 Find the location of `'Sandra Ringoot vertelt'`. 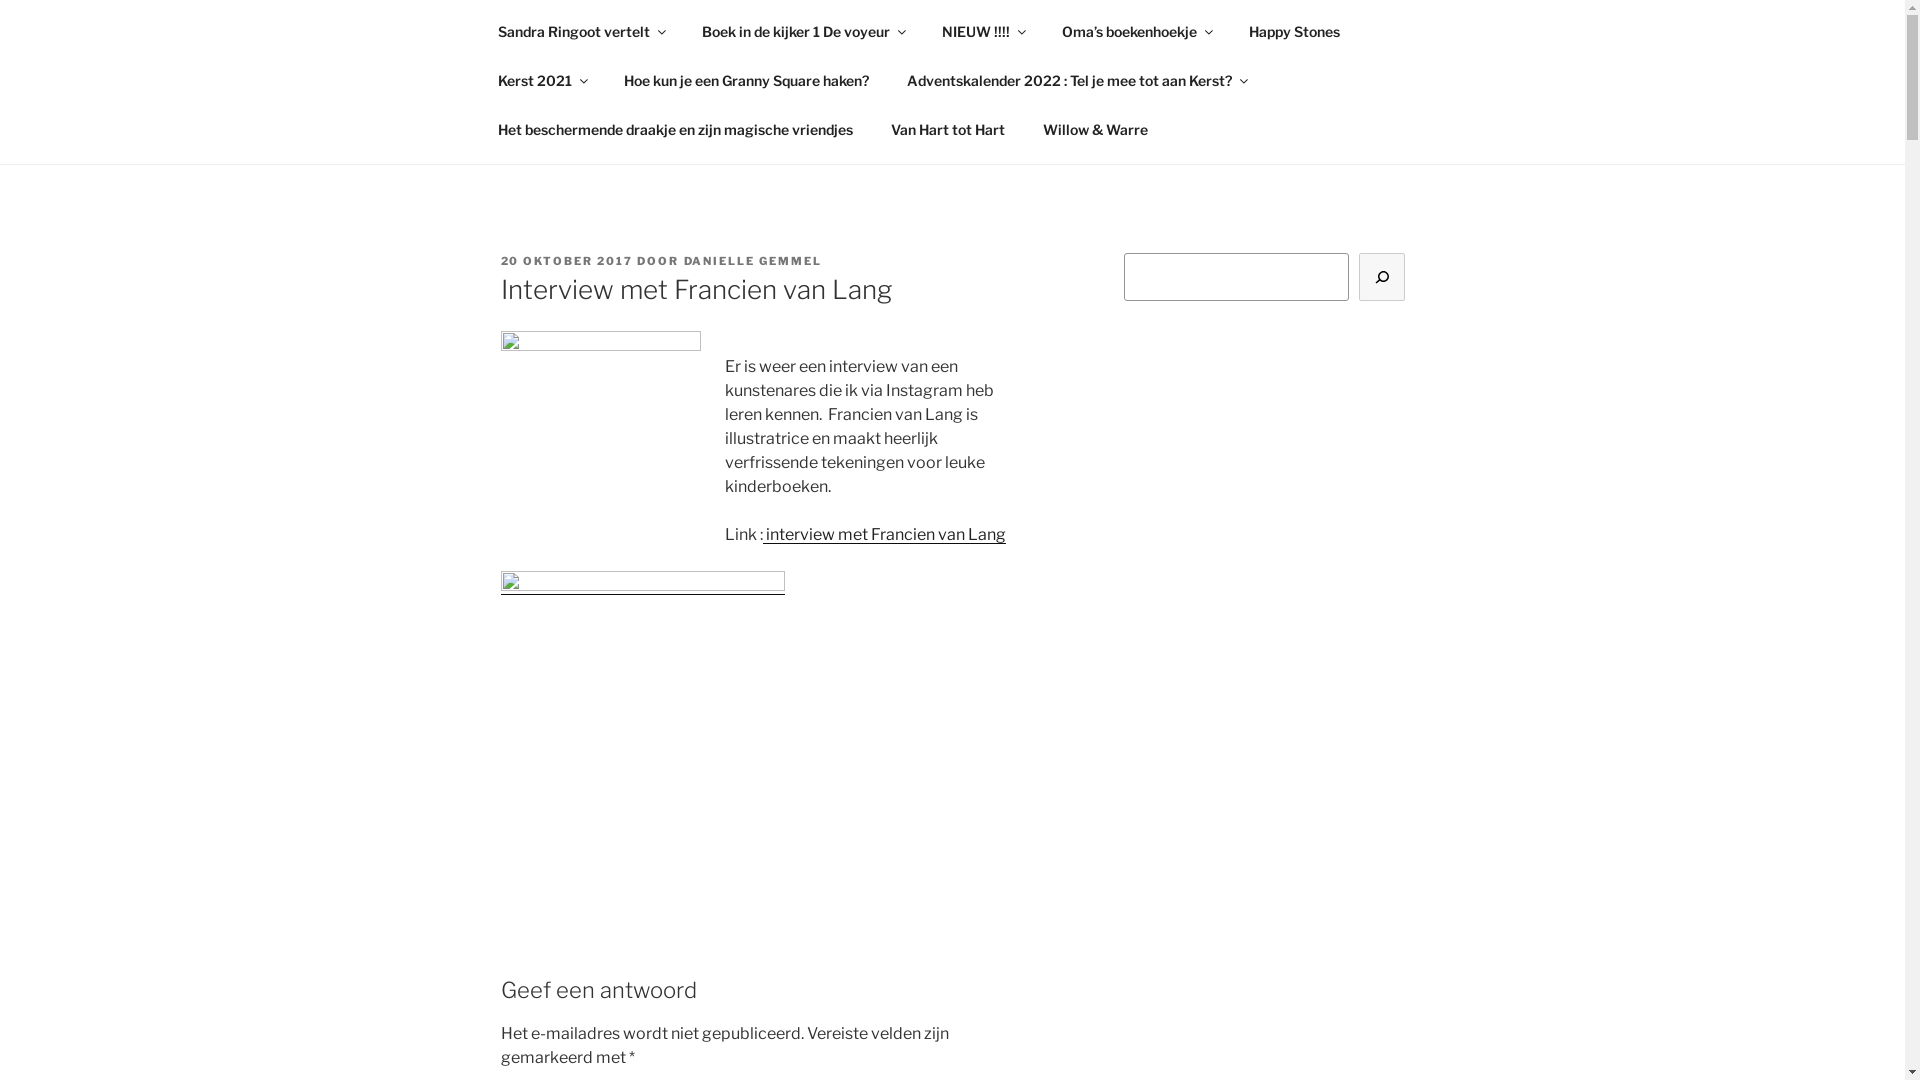

'Sandra Ringoot vertelt' is located at coordinates (480, 30).